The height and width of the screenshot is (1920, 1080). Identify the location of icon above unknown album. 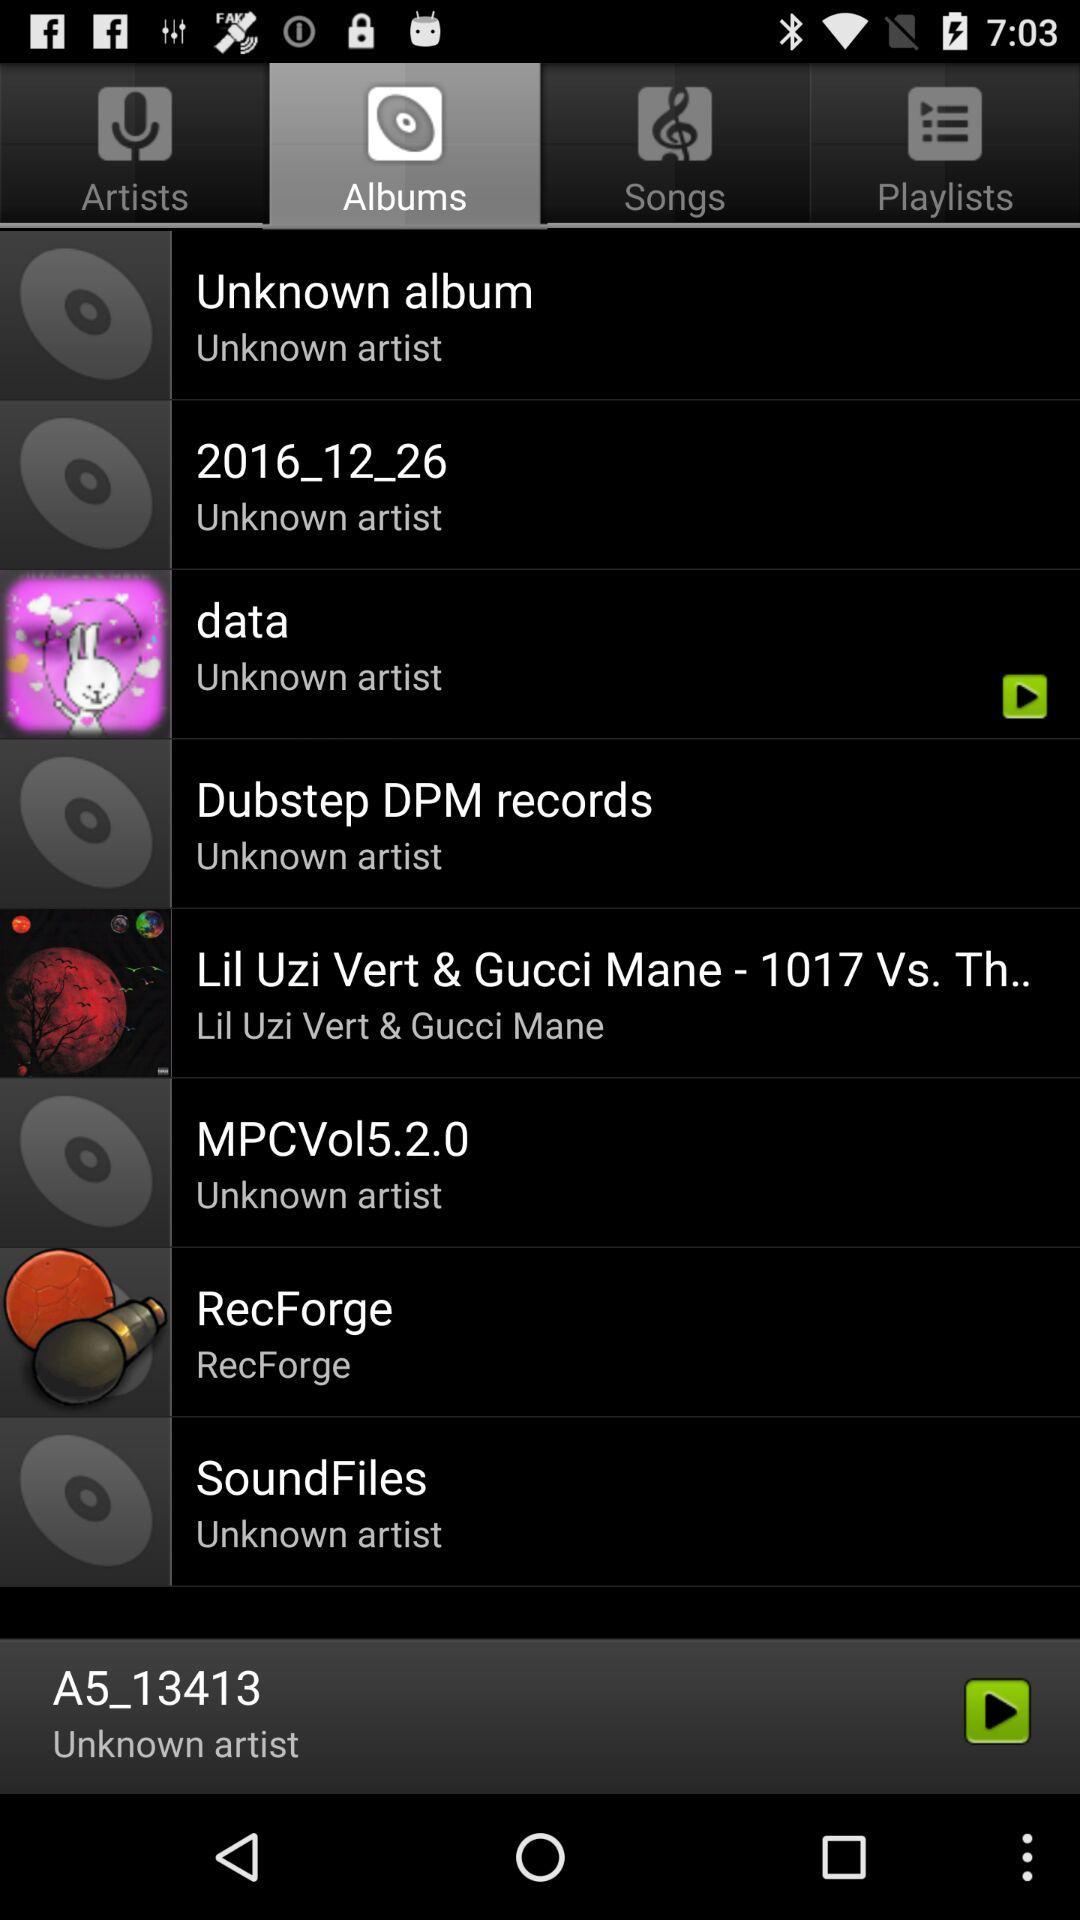
(405, 146).